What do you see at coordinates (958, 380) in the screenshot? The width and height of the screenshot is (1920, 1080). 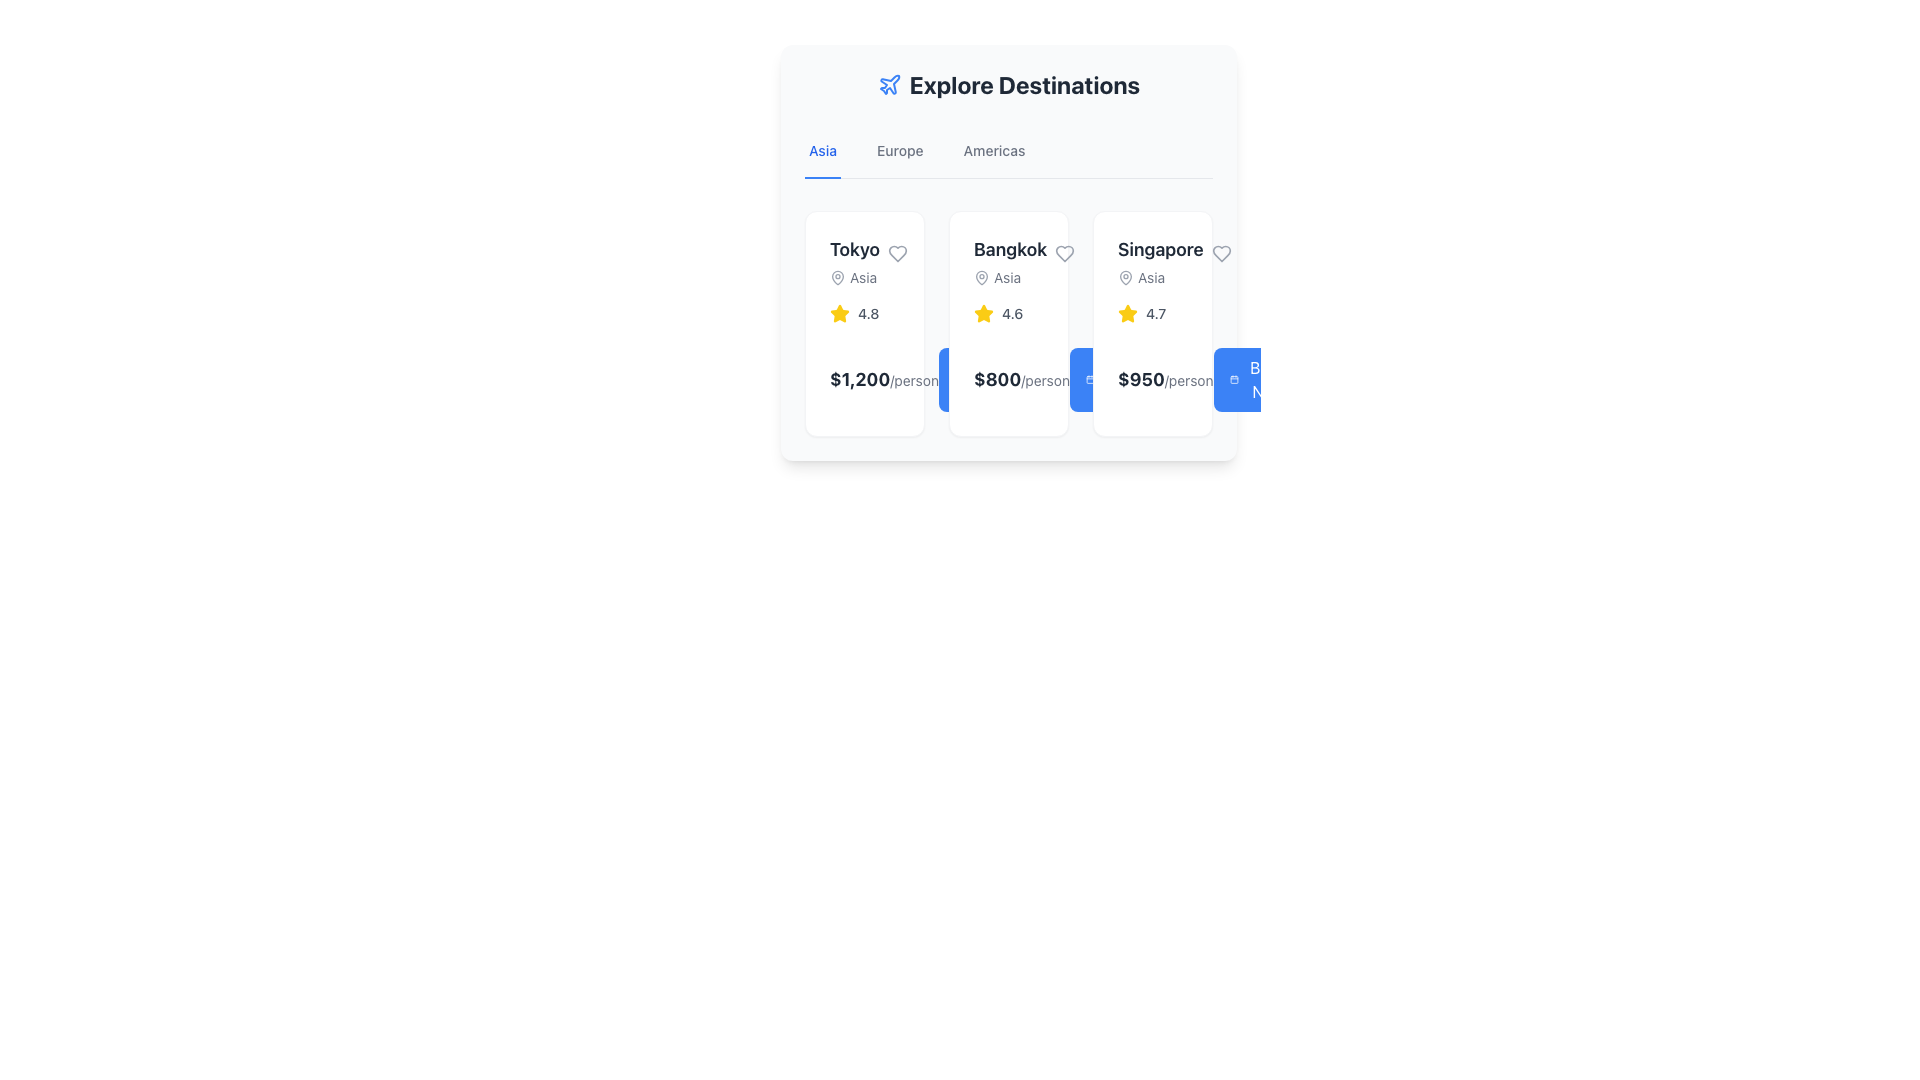 I see `the 'Book Now' button that contains the calendar icon, which is positioned to the left of the button text` at bounding box center [958, 380].